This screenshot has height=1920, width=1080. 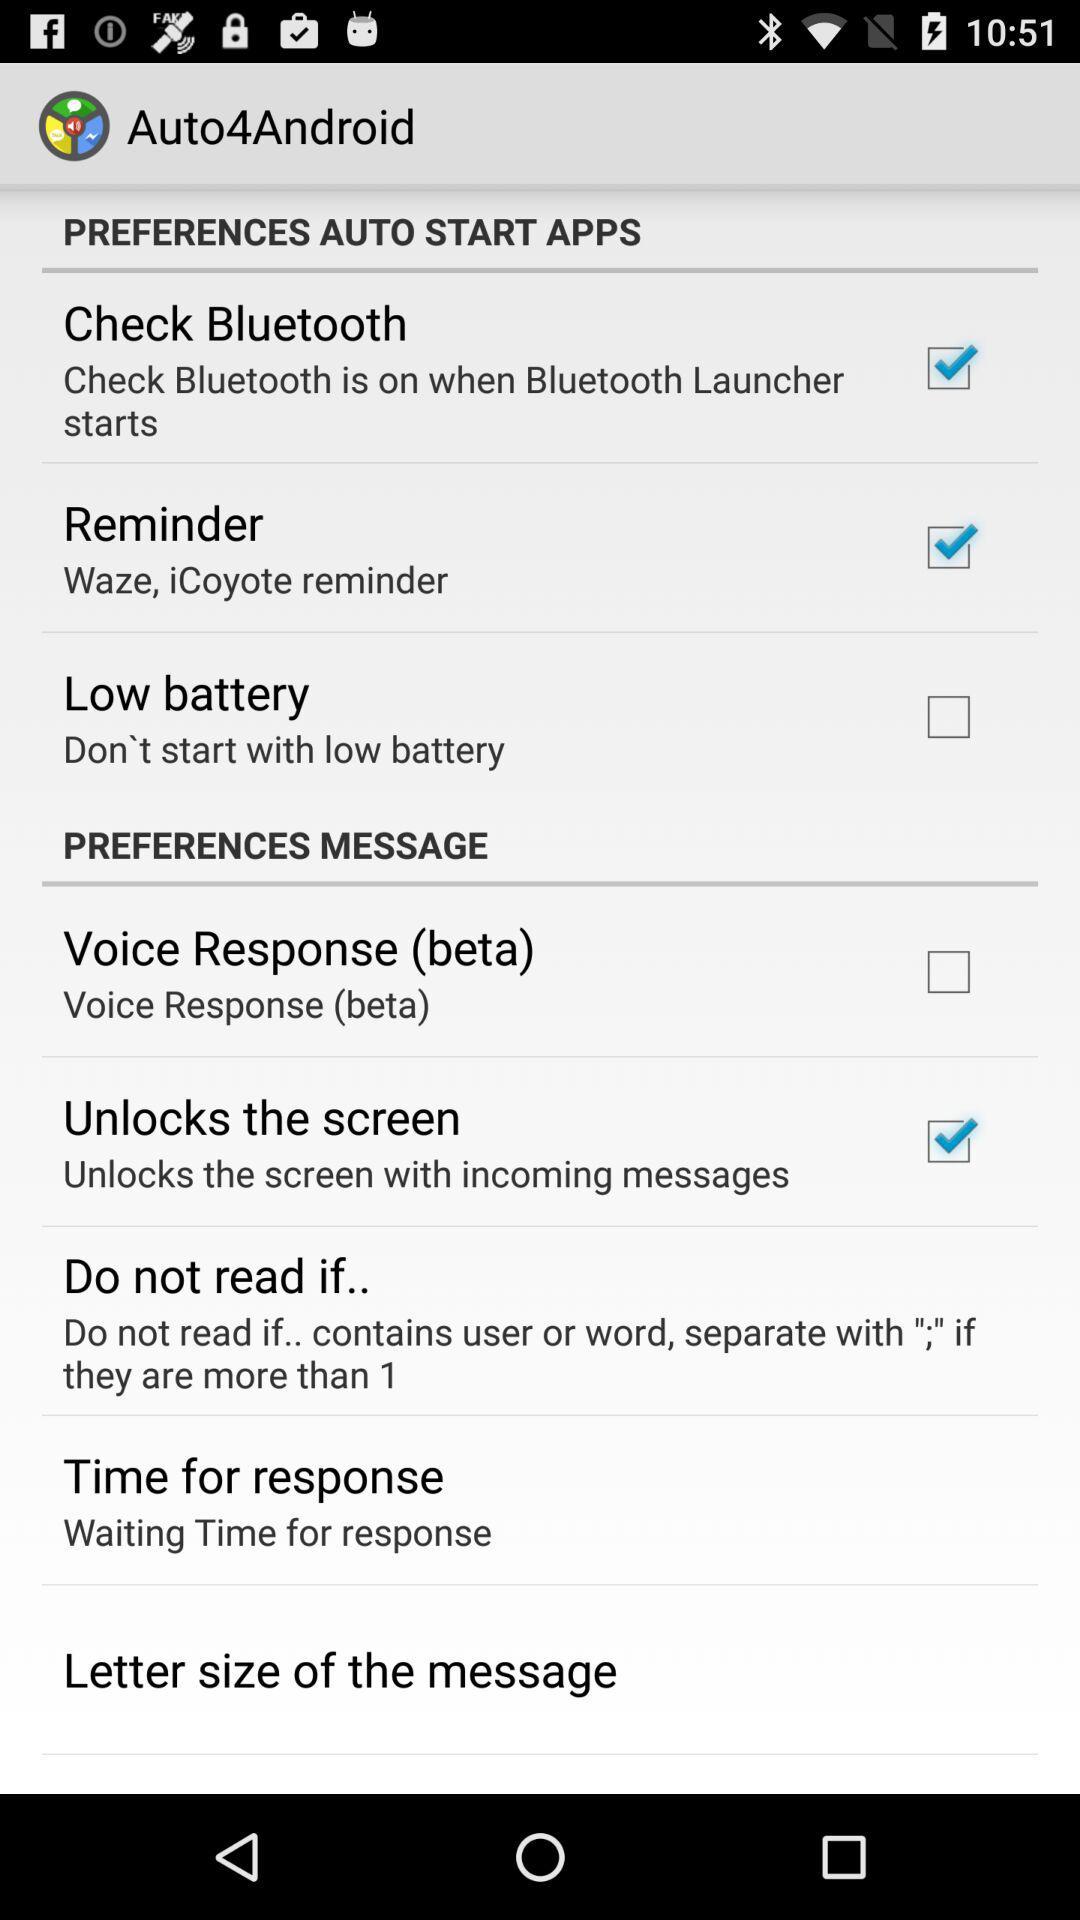 I want to click on the preferences auto start app, so click(x=540, y=230).